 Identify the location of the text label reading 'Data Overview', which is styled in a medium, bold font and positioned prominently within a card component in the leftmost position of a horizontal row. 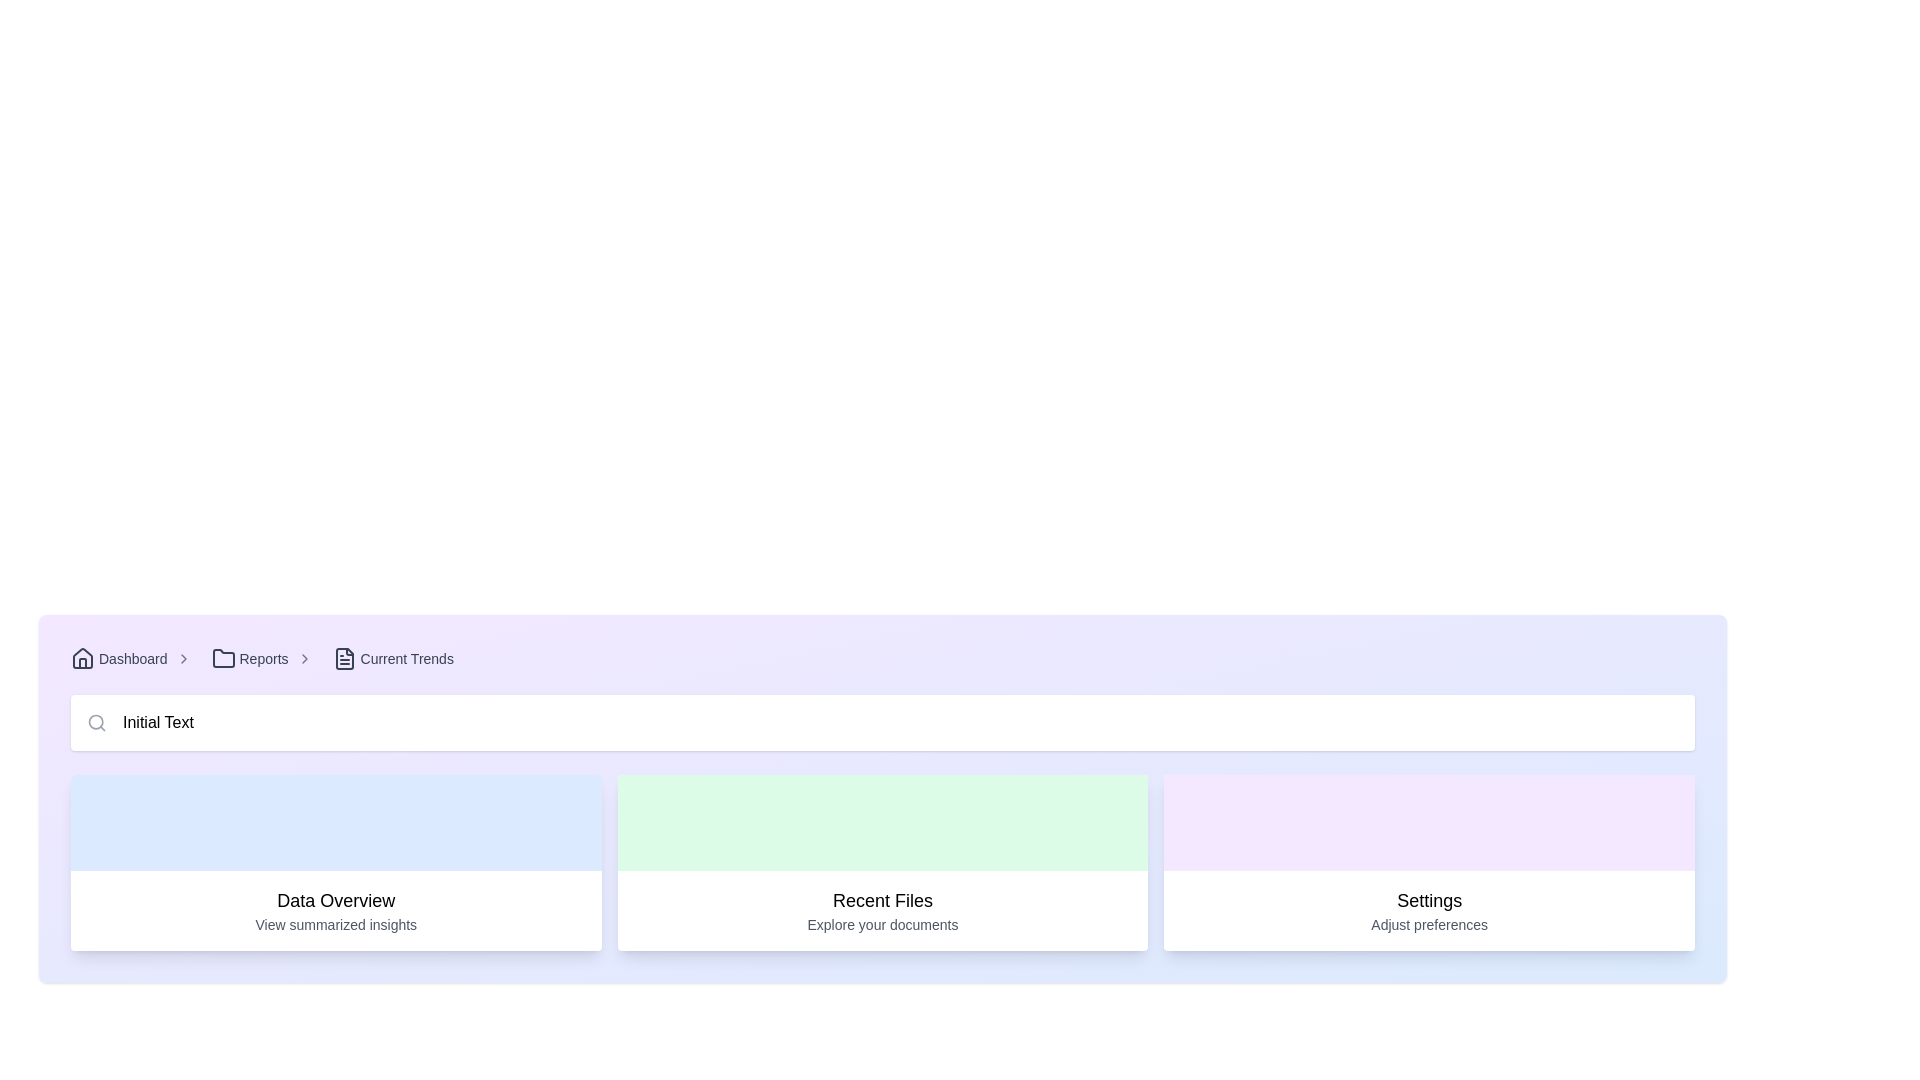
(336, 901).